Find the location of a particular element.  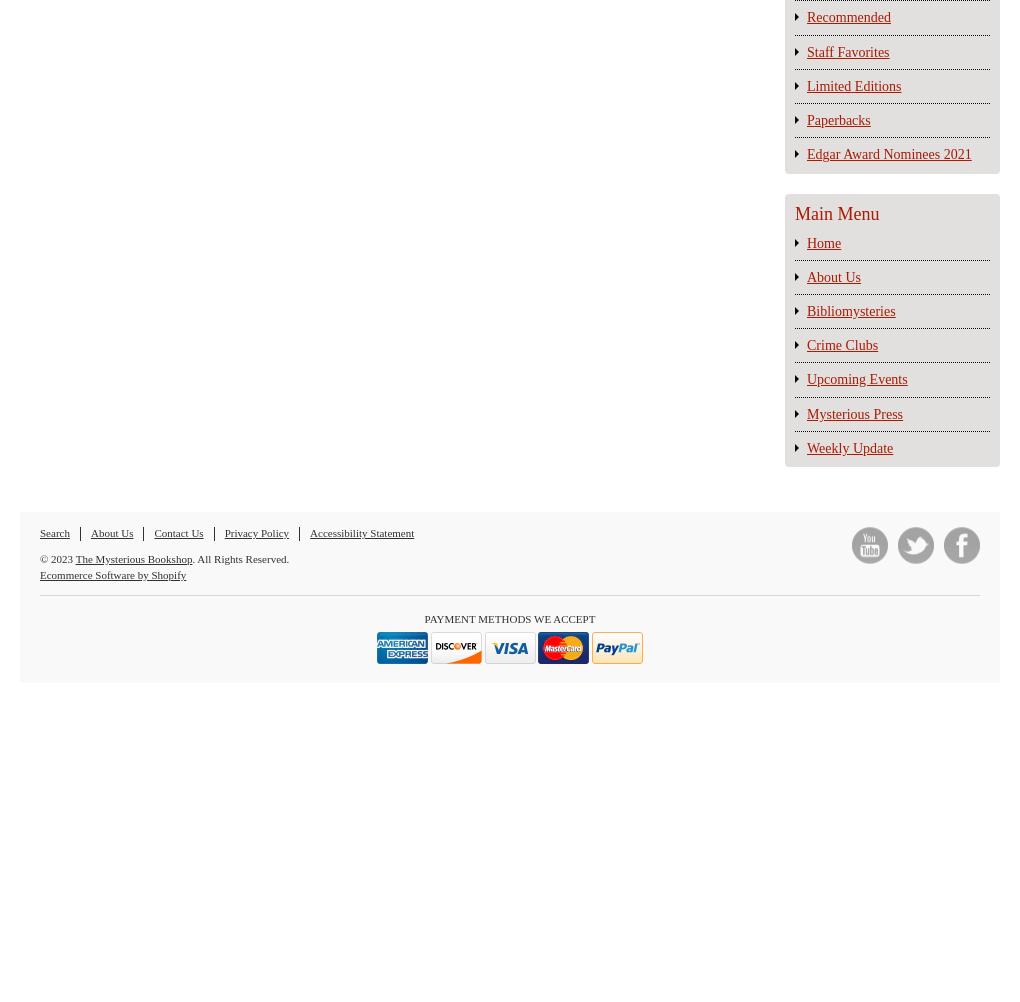

'. All Rights Reserved.' is located at coordinates (240, 558).